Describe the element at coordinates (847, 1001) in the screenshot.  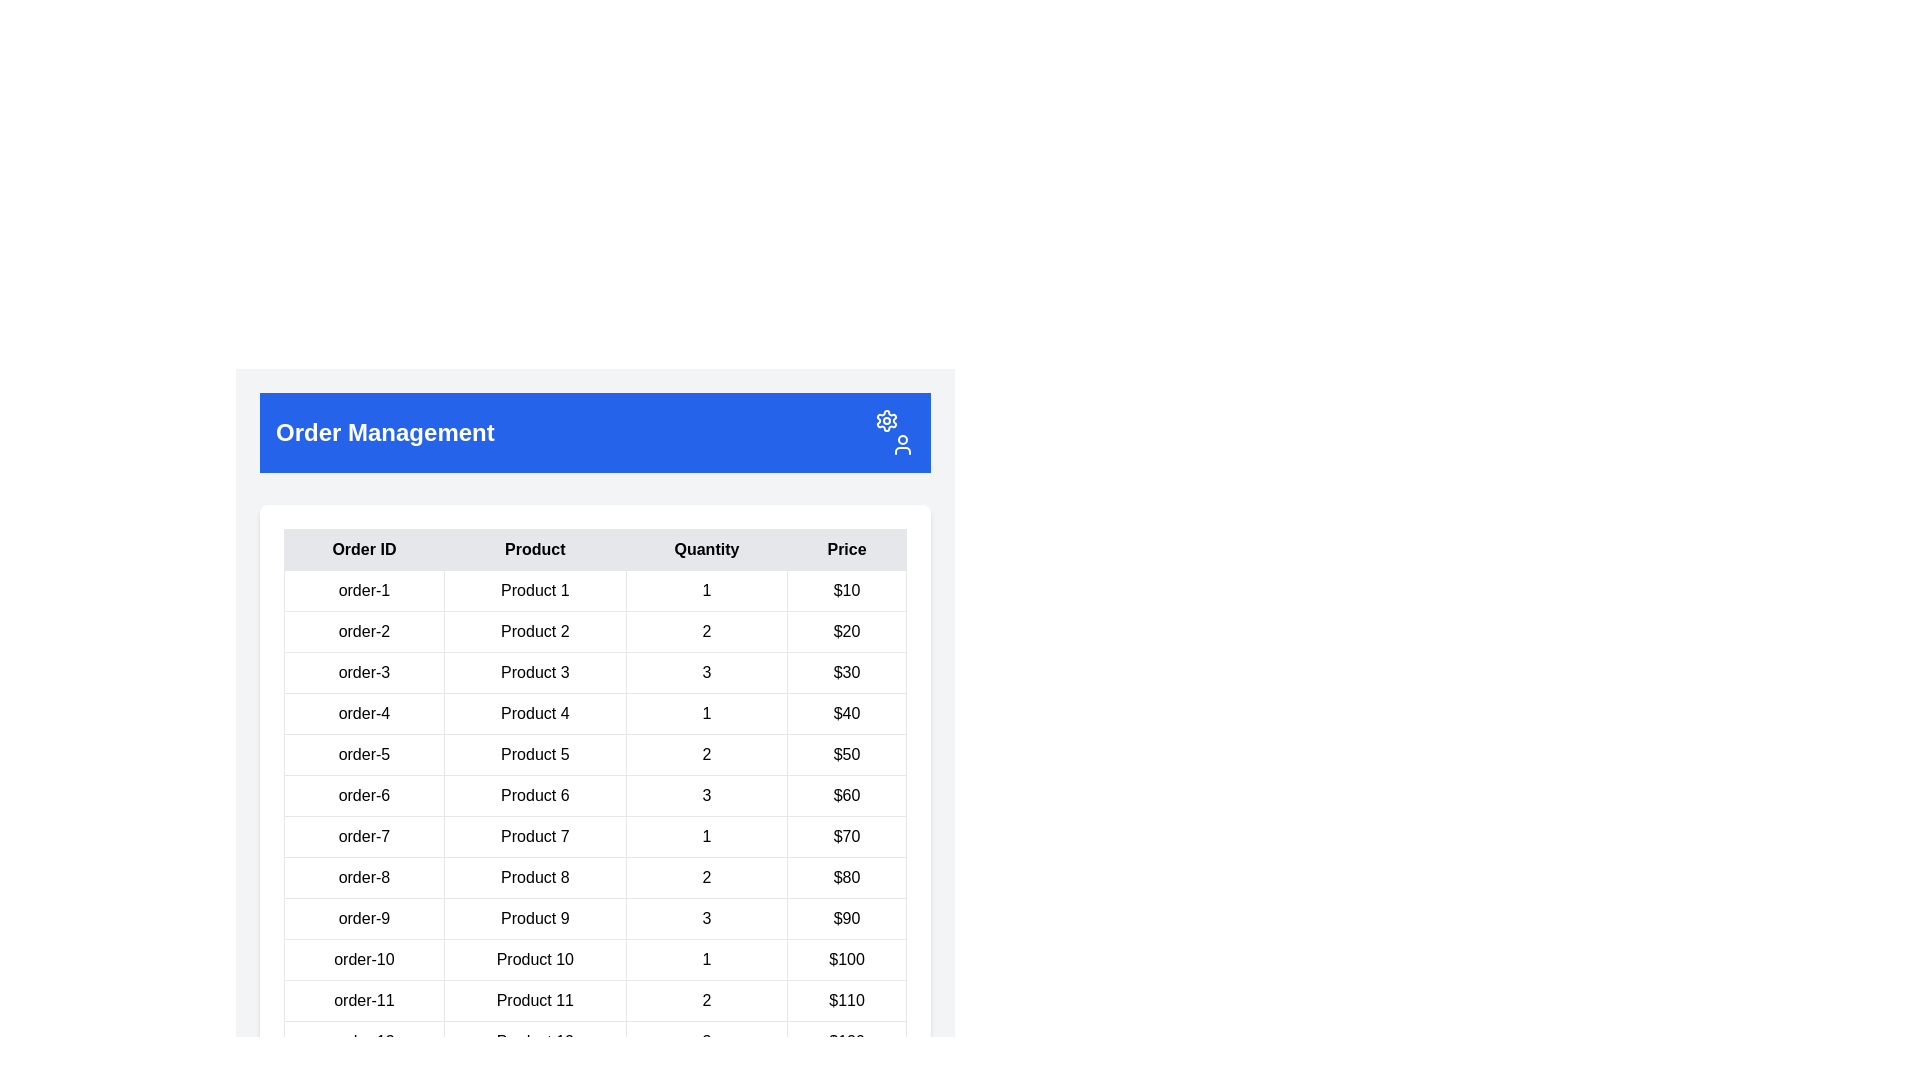
I see `monetary value displayed in the text label '$110', which is located in the 'Price' column of the 'order-11' row in the data table` at that location.